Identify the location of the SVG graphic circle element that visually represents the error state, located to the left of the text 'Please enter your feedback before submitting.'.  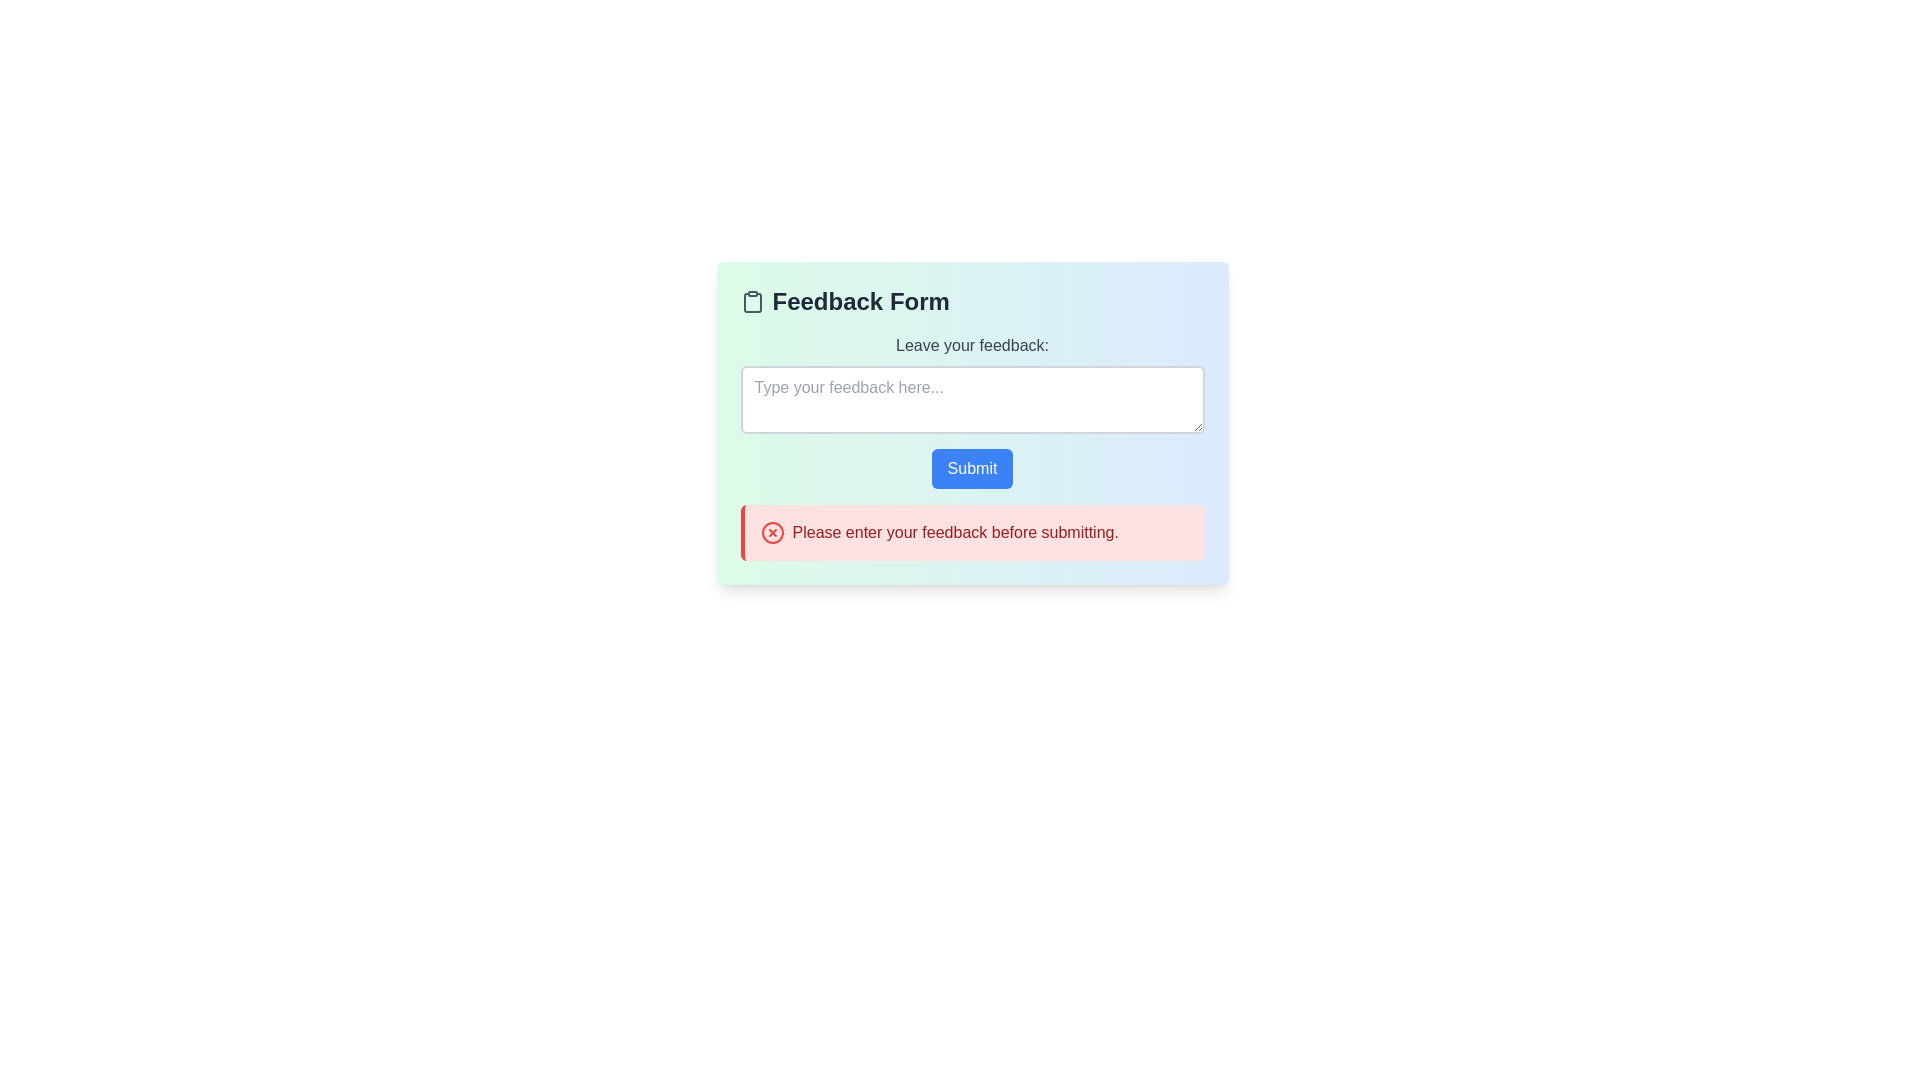
(771, 531).